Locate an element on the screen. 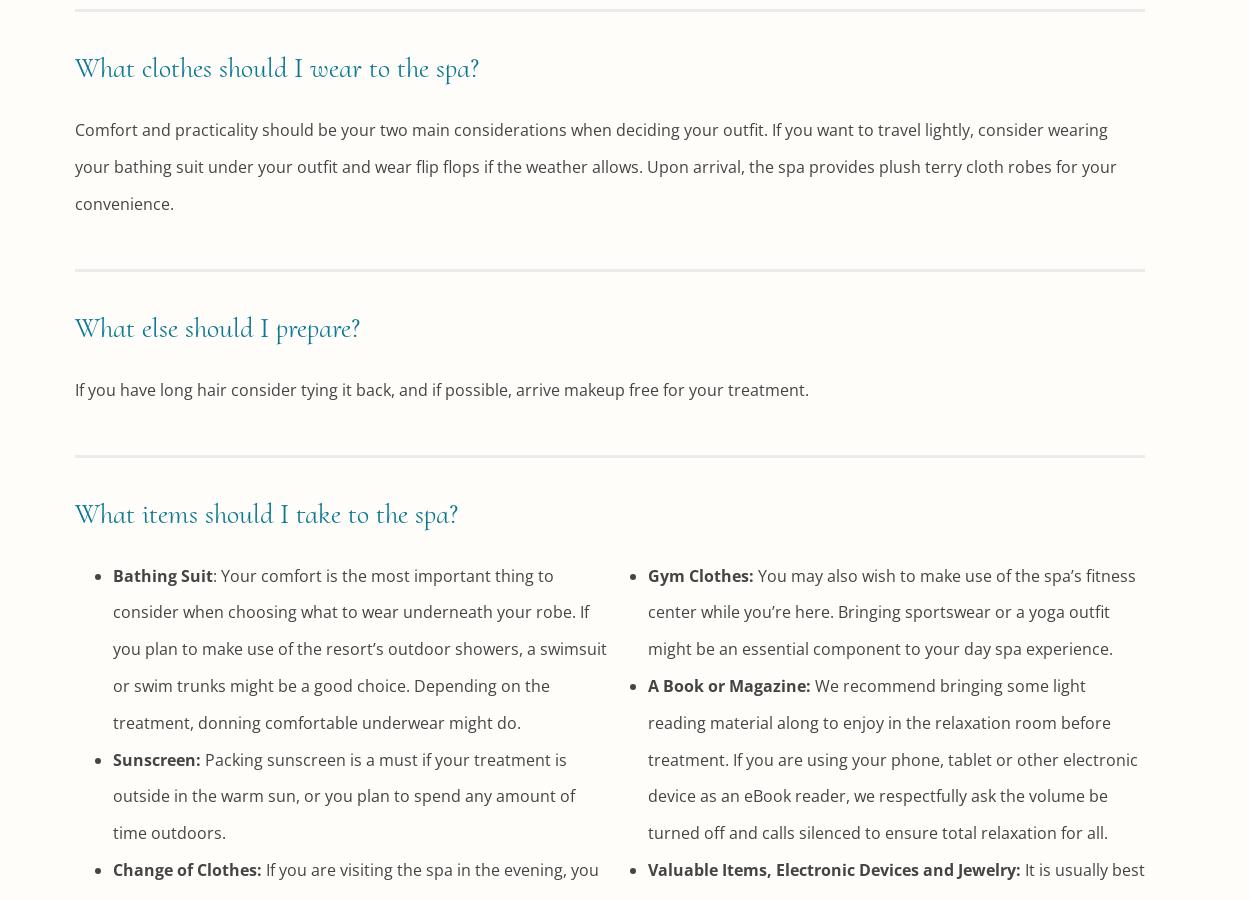 Image resolution: width=1250 pixels, height=900 pixels. 'We recommend bringing some light reading material along to enjoy in the relaxation room before treatment. If you are using your phone, tablet or other electronic device as an eBook reader, we respectfully ask the volume be turned off and calls silenced to ensure total relaxation for all.' is located at coordinates (892, 757).